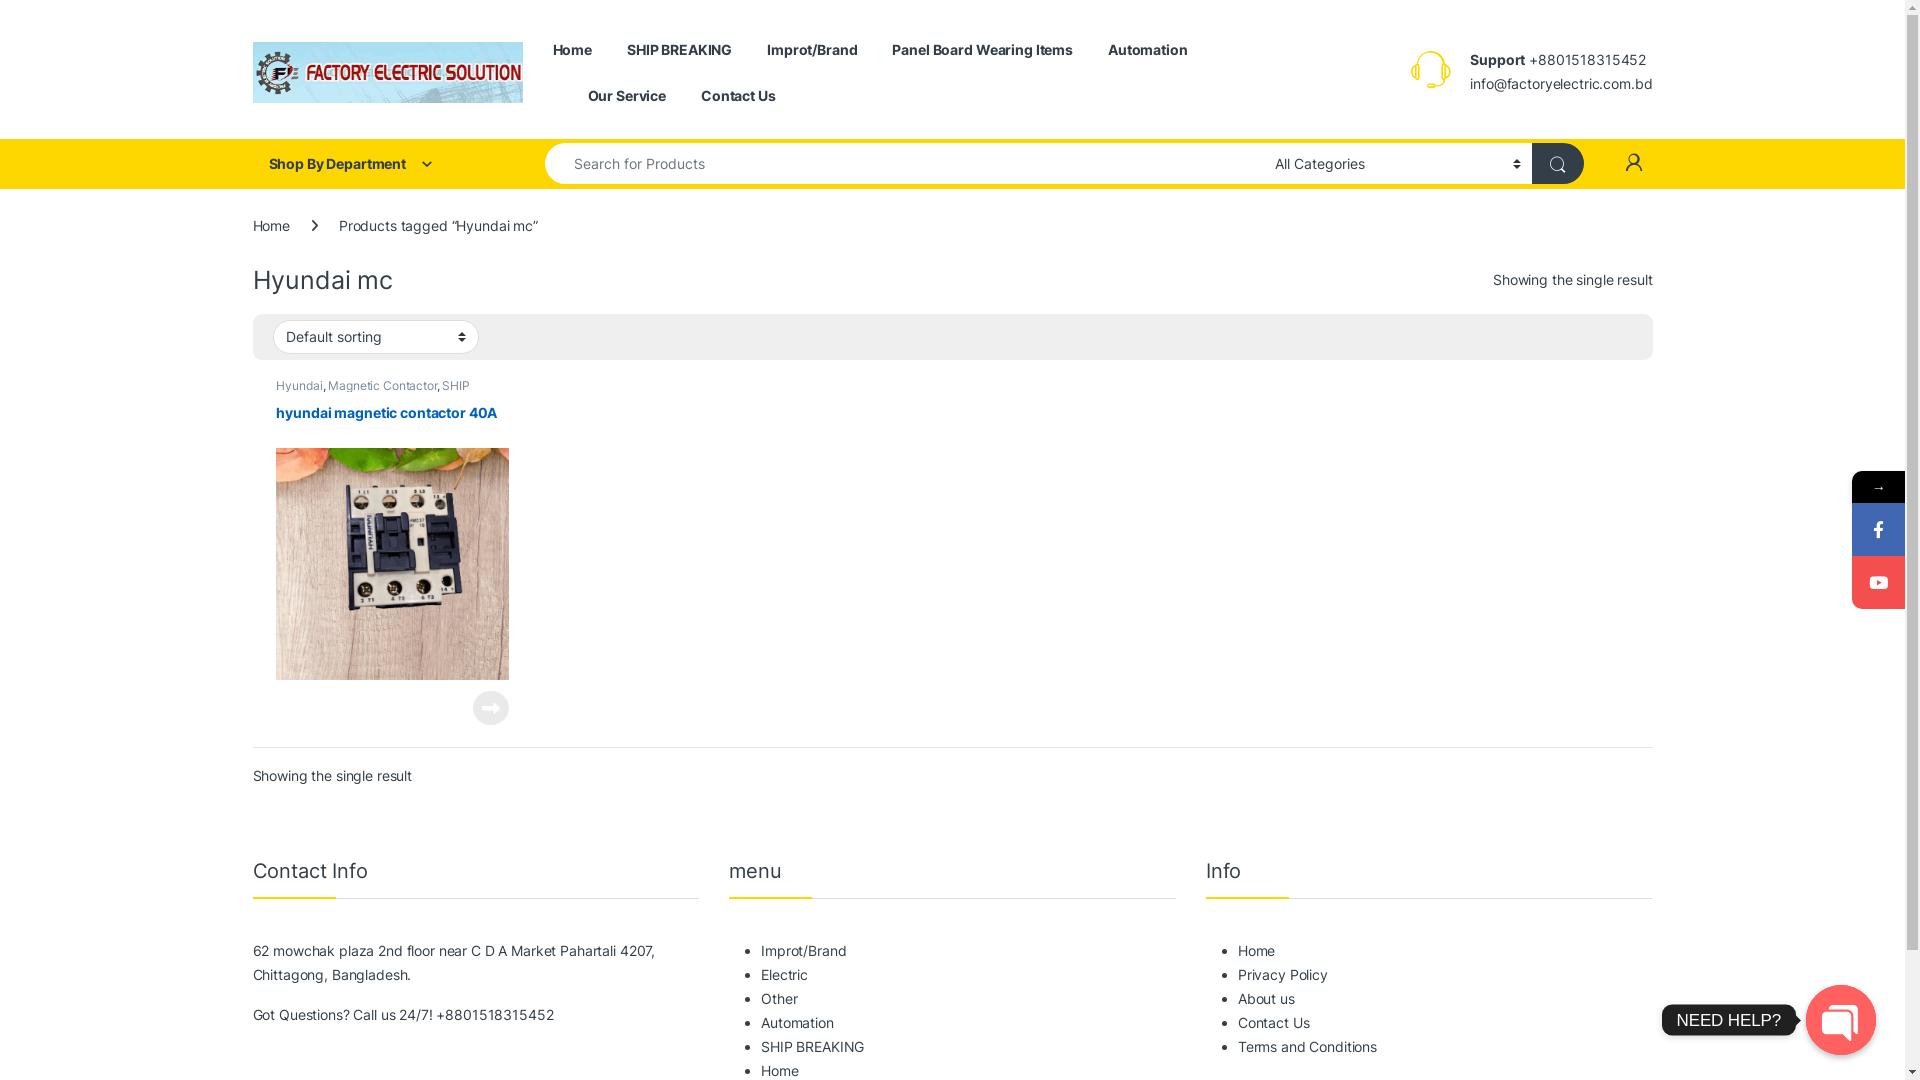 The width and height of the screenshot is (1920, 1080). Describe the element at coordinates (297, 385) in the screenshot. I see `'Hyundai'` at that location.